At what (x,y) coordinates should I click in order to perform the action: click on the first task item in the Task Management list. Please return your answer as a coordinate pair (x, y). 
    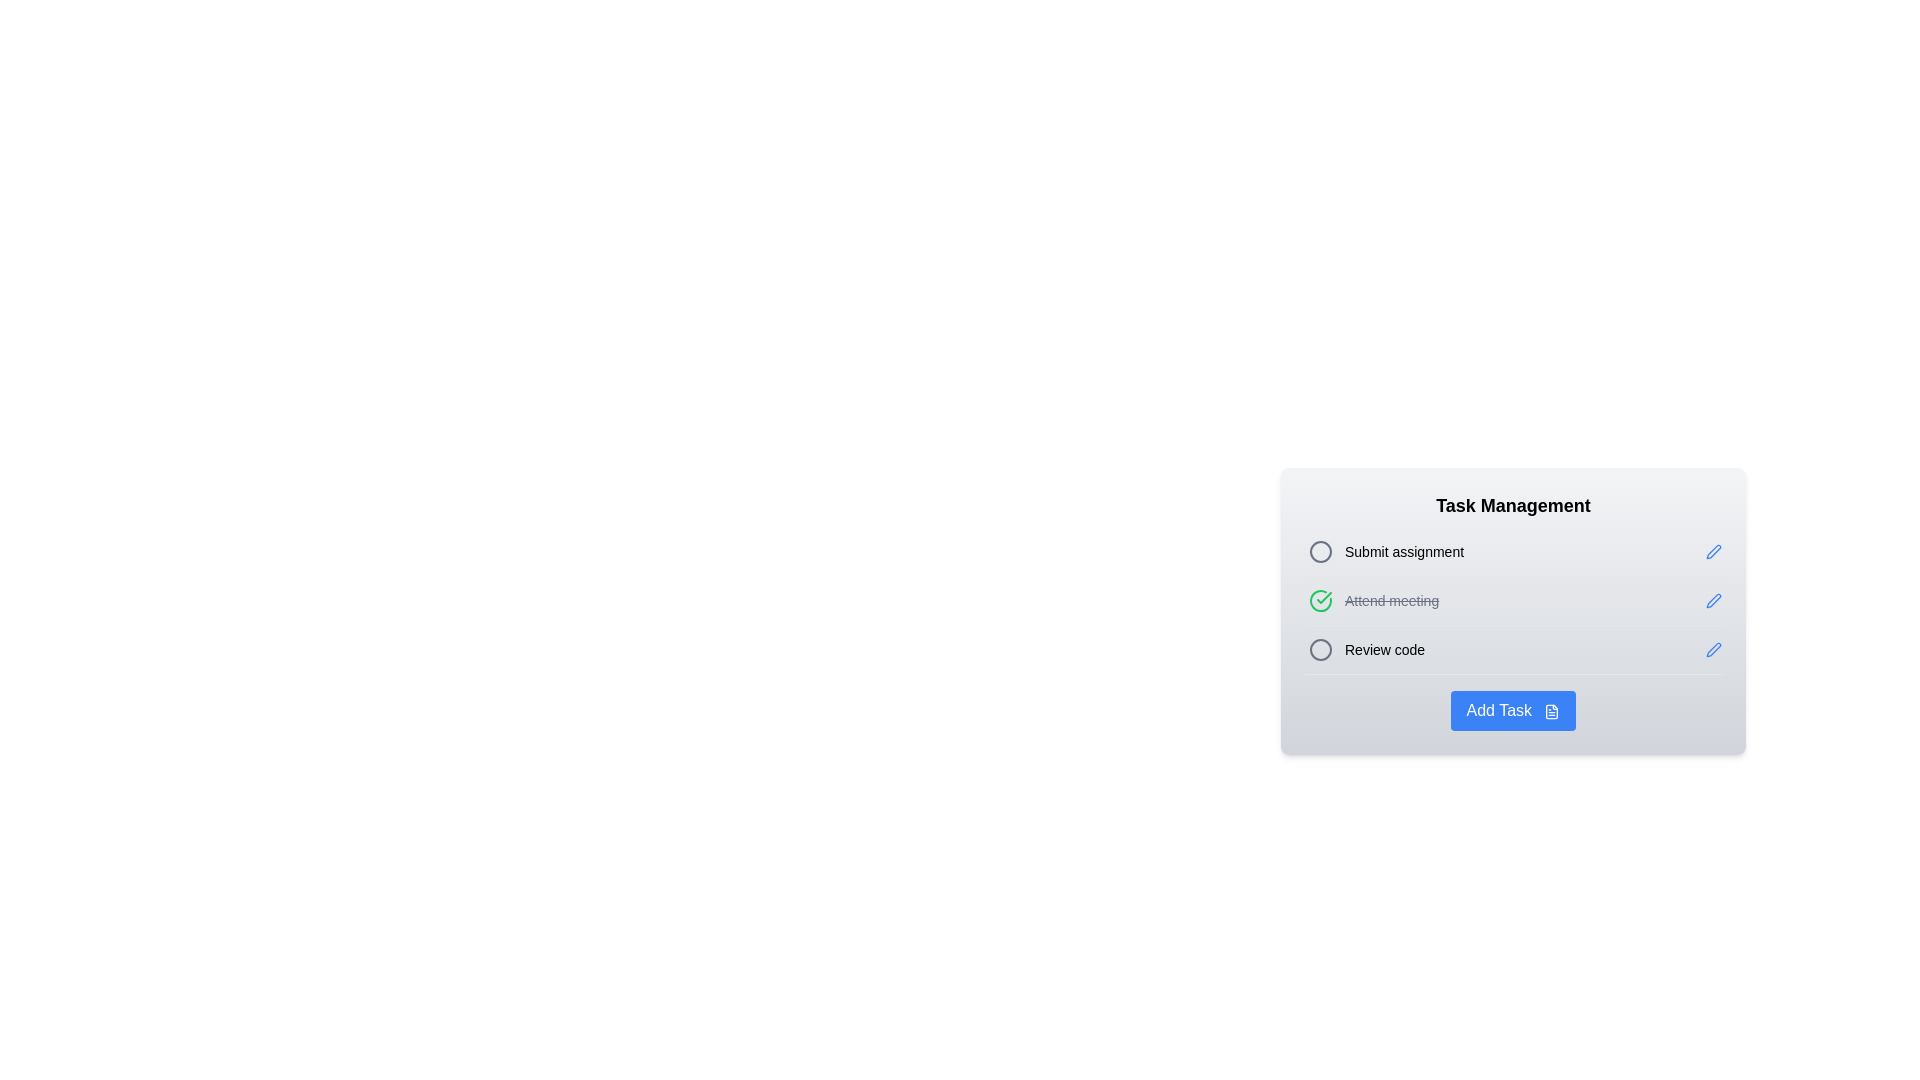
    Looking at the image, I should click on (1513, 556).